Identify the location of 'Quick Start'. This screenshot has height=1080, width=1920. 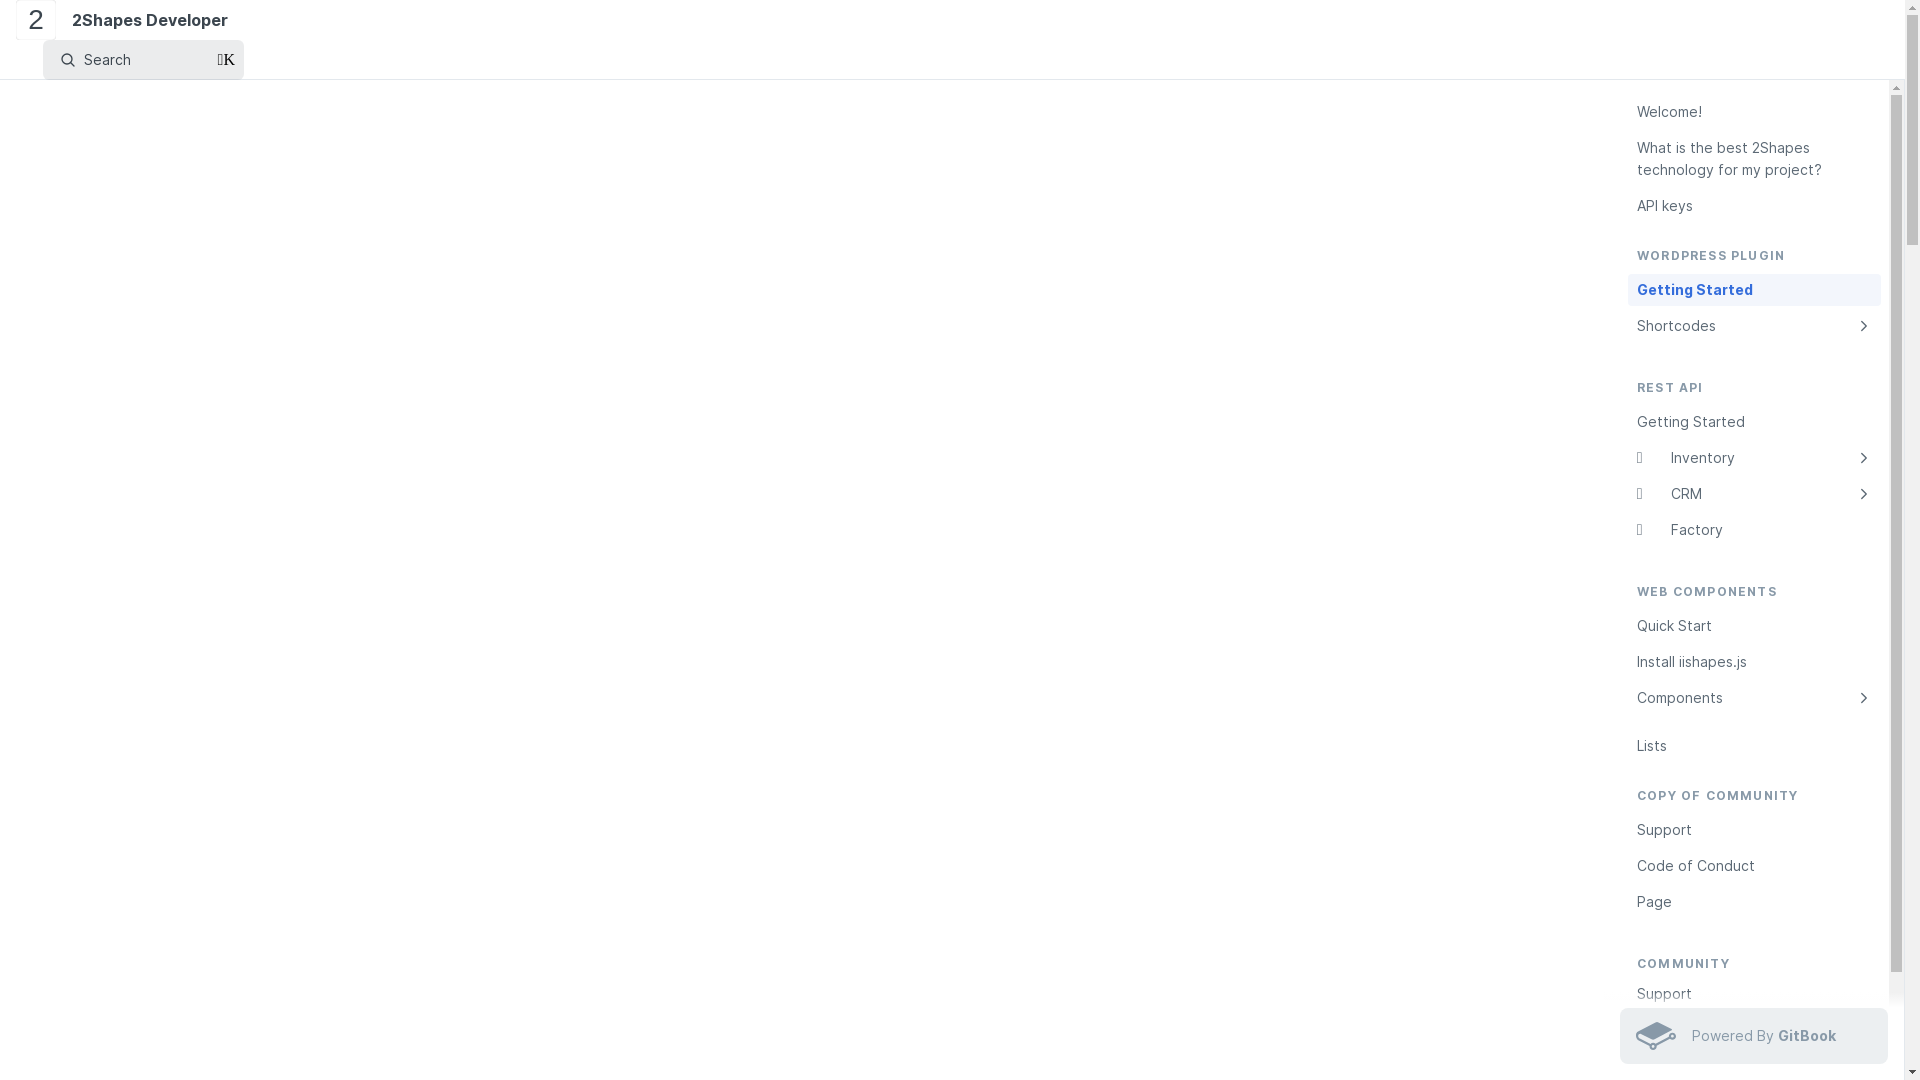
(1753, 624).